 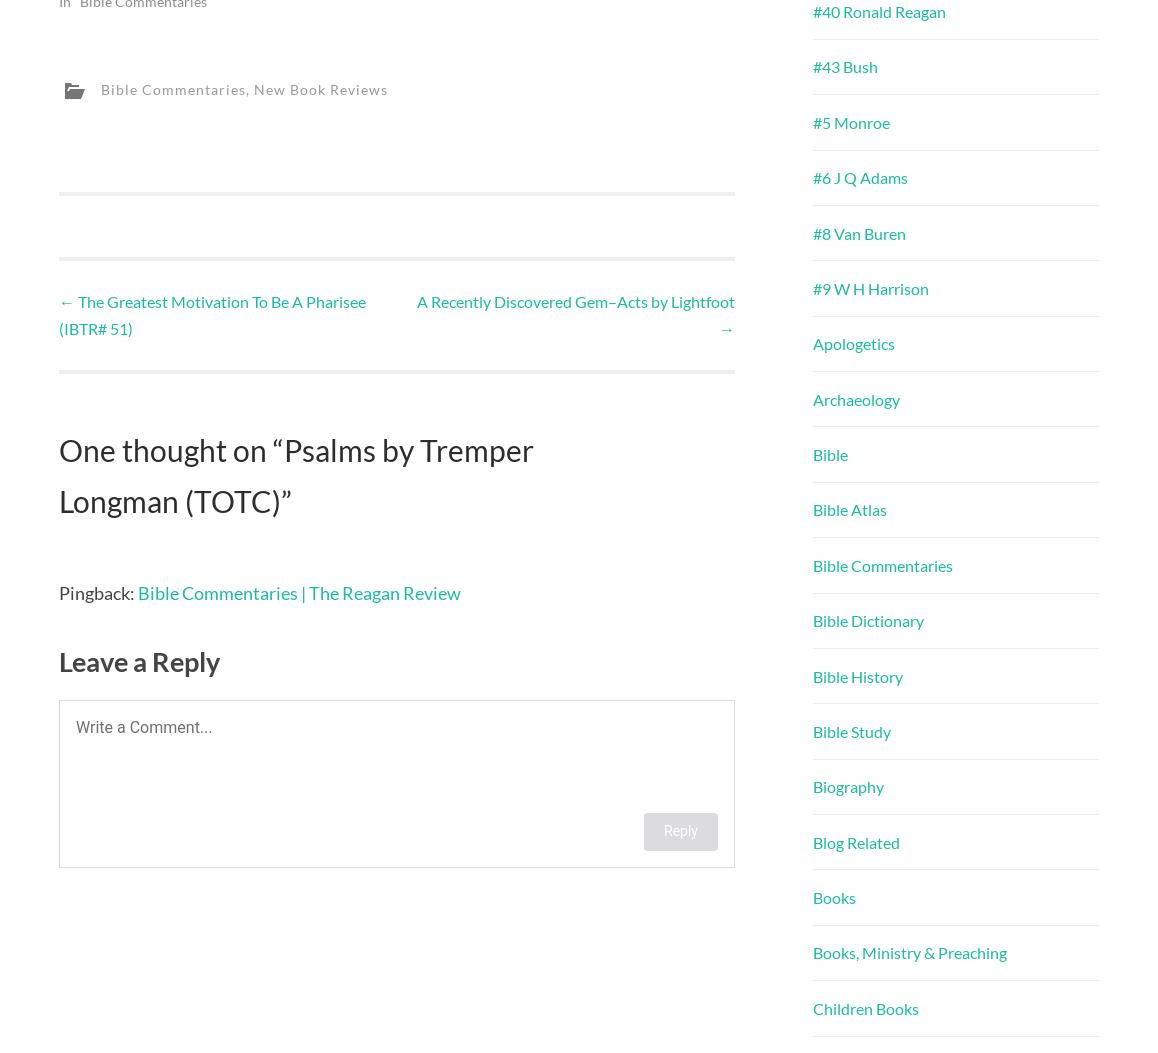 I want to click on ',', so click(x=249, y=87).